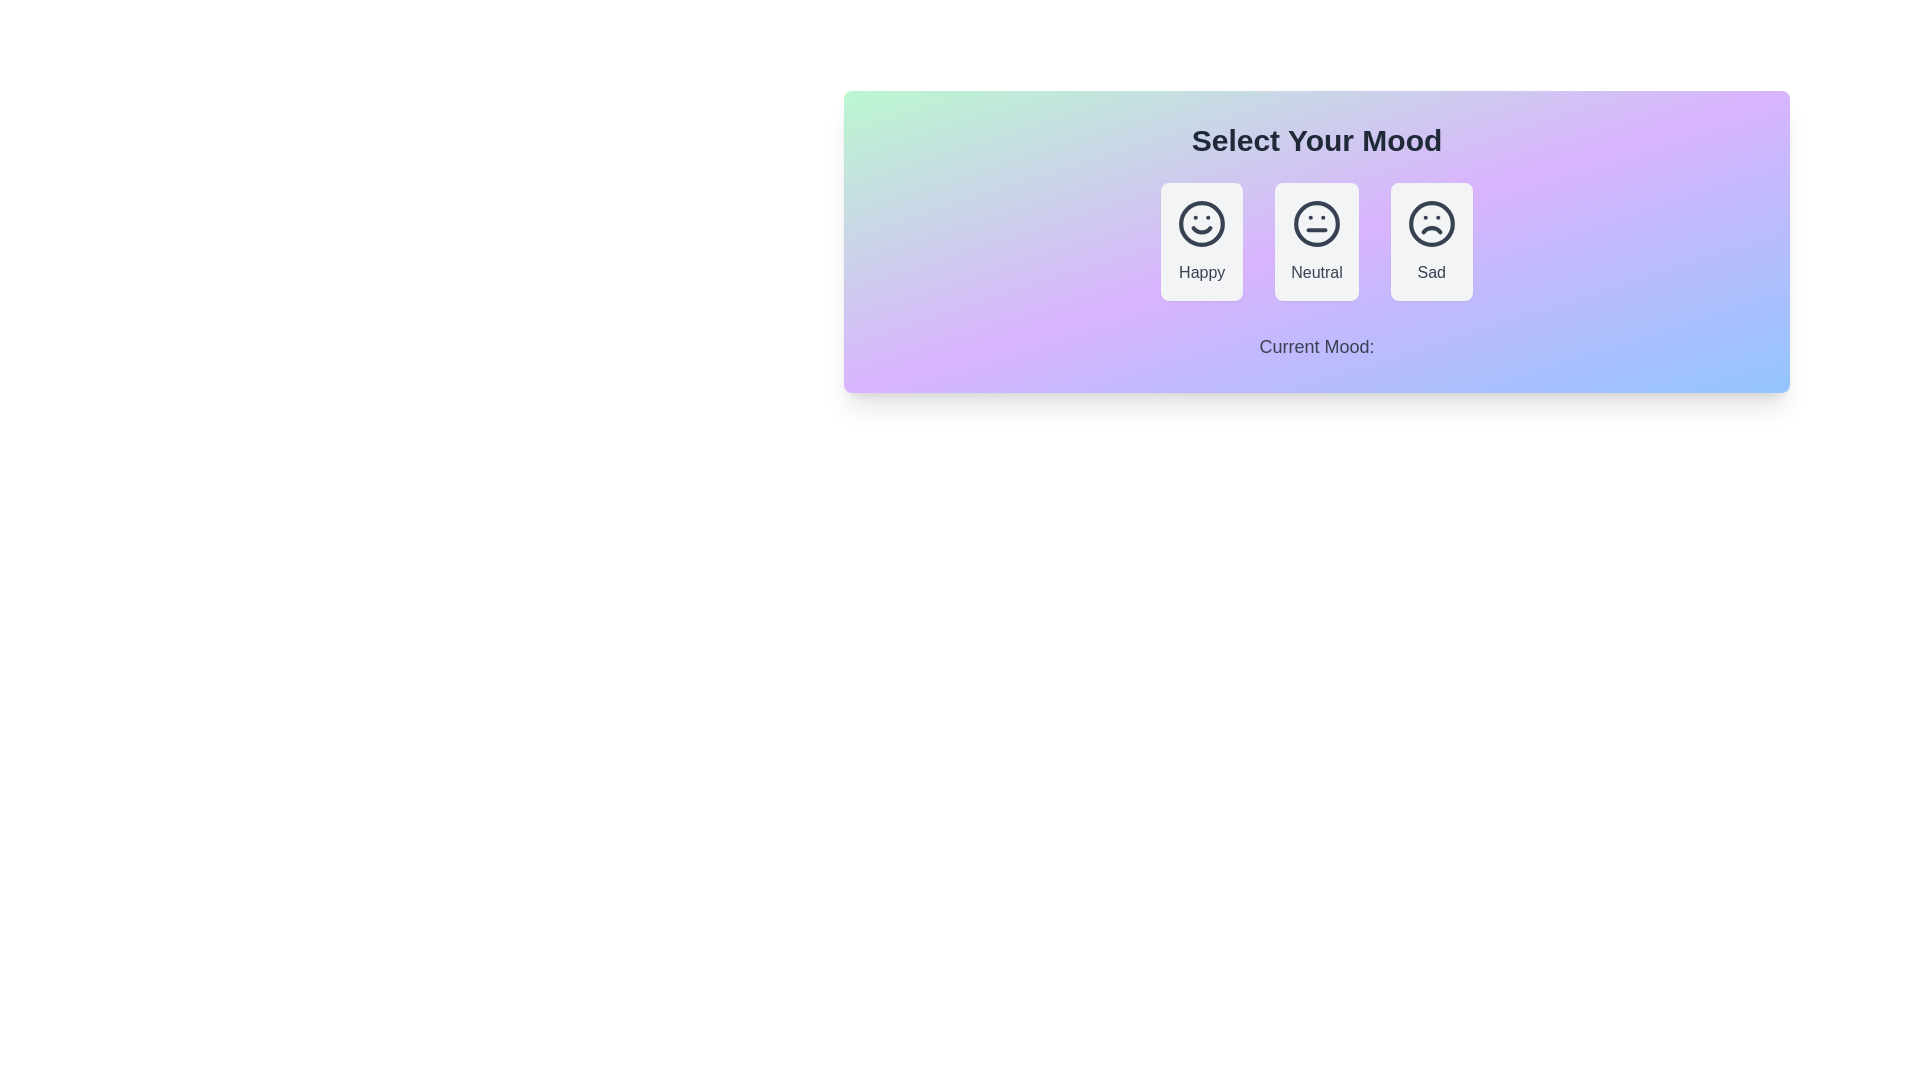  What do you see at coordinates (1316, 241) in the screenshot?
I see `the Neutral button to observe its hover effects` at bounding box center [1316, 241].